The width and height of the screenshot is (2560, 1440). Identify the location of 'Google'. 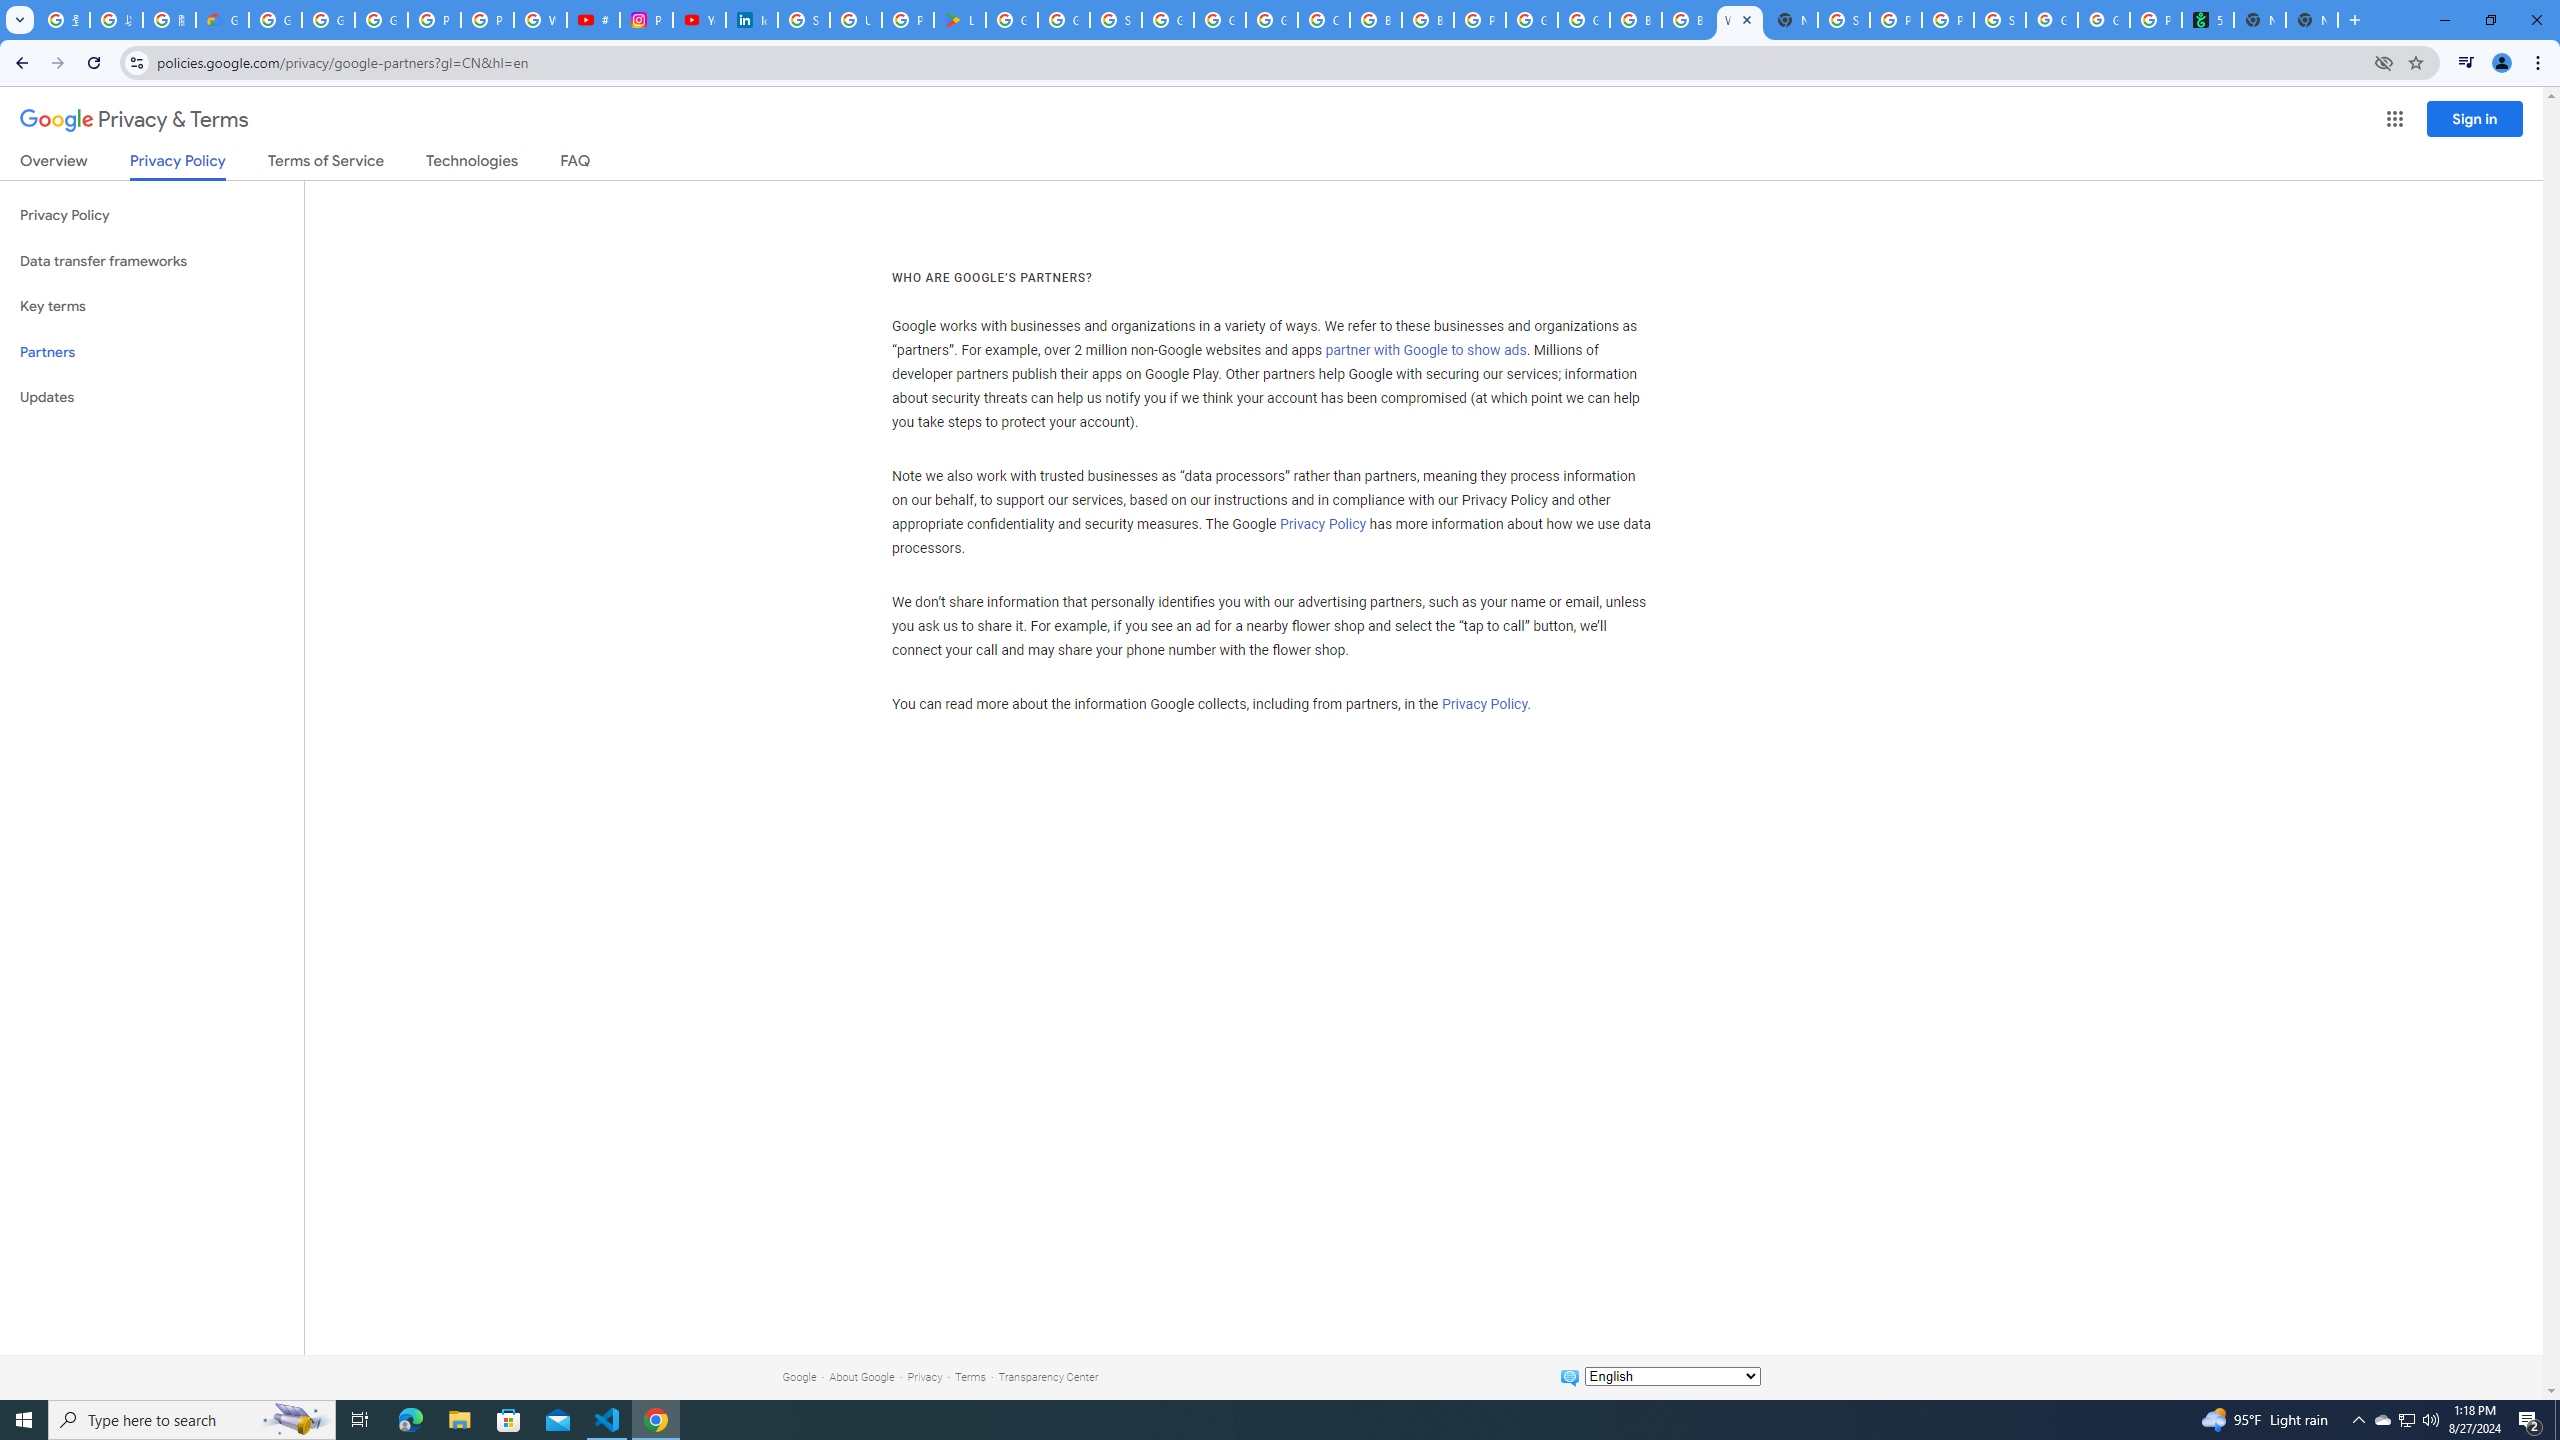
(798, 1376).